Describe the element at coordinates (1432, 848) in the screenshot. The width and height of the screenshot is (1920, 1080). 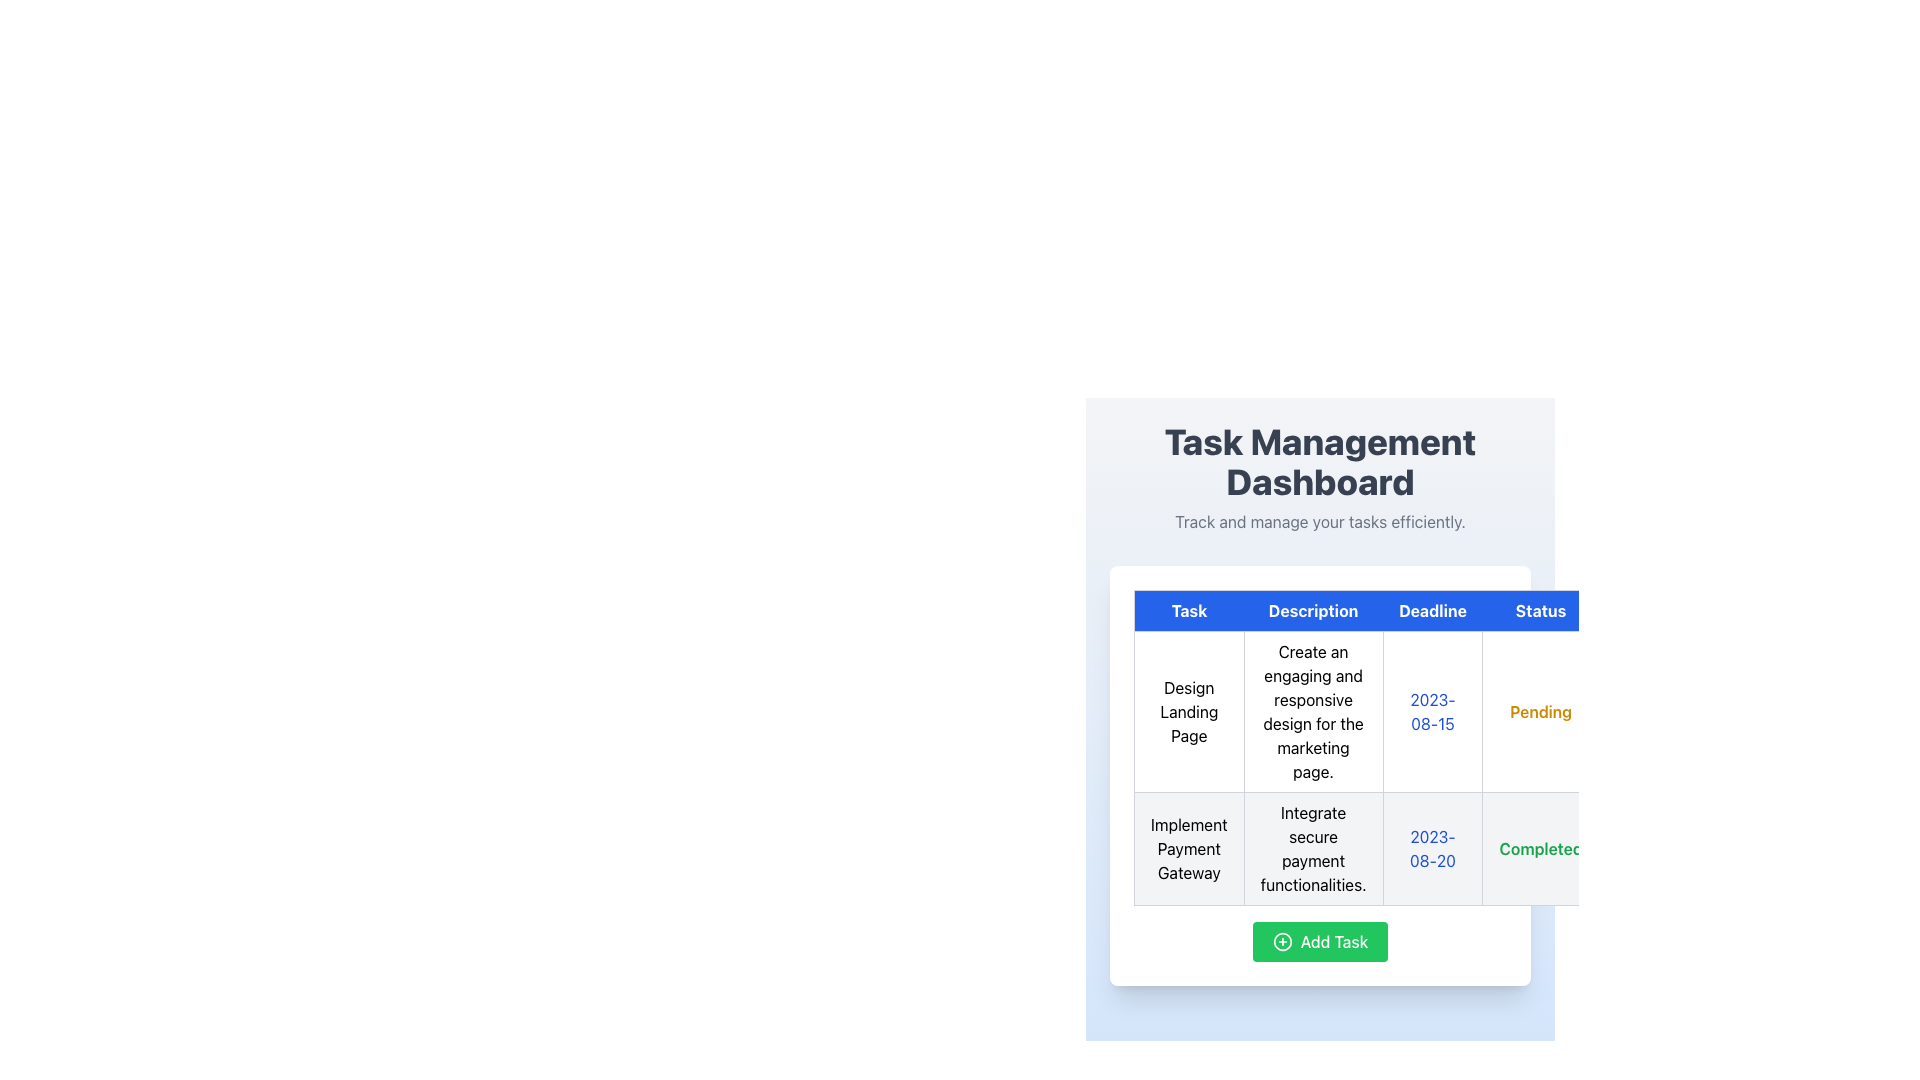
I see `the static label displaying the deadline date for the task 'Implement Payment Gateway' in the third cell of the 'Deadline' column` at that location.